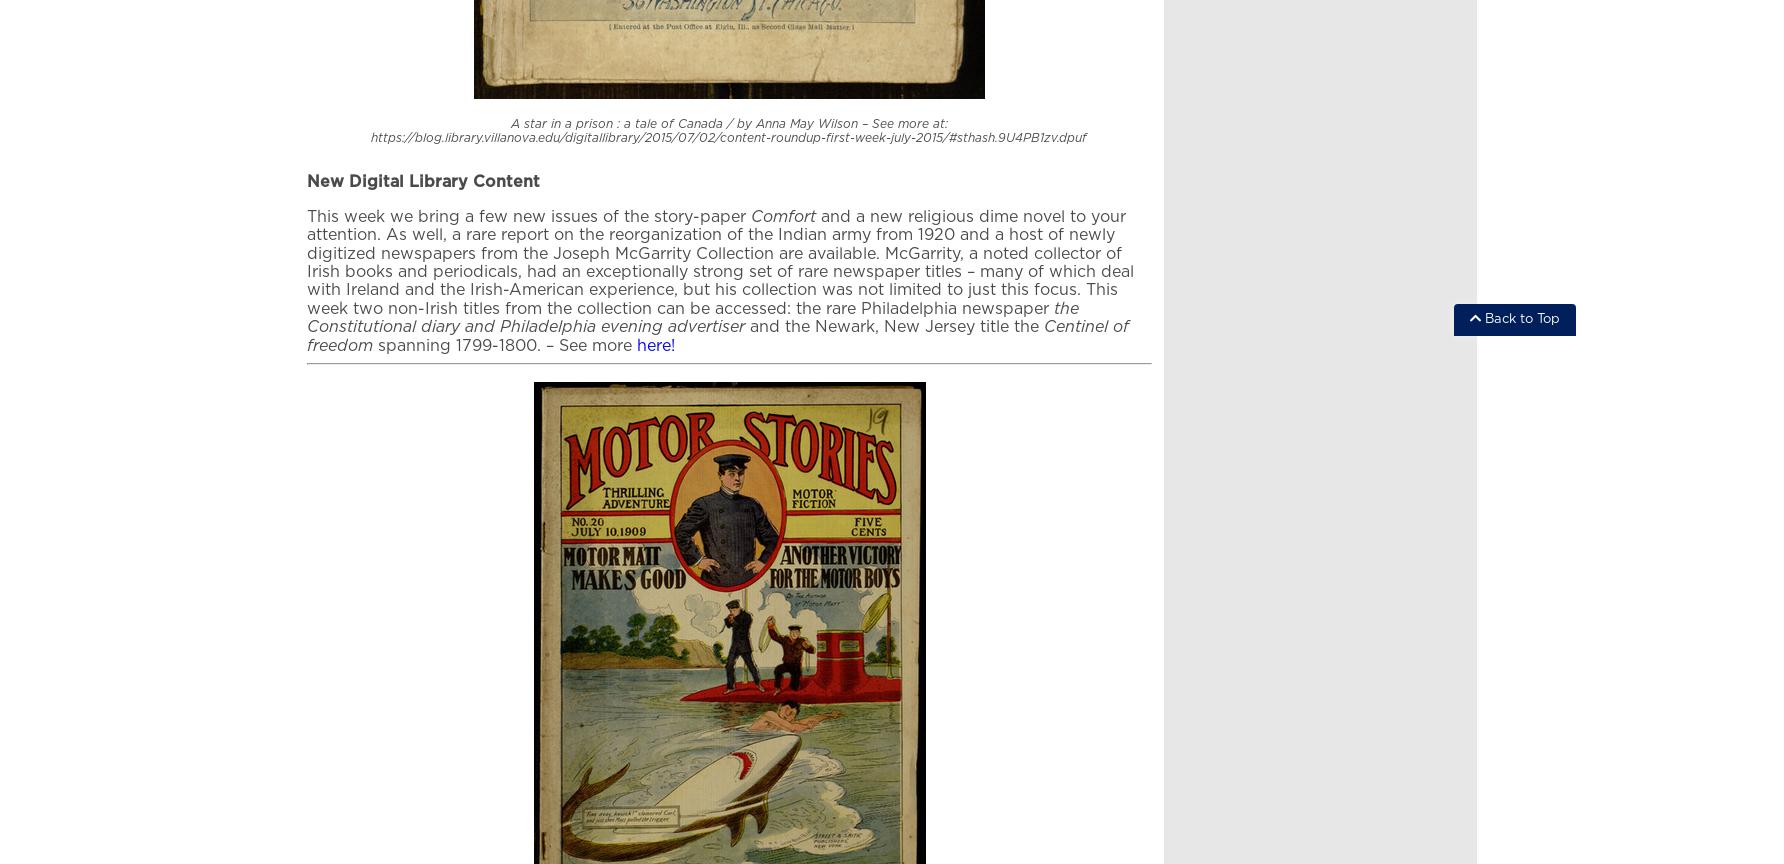 The width and height of the screenshot is (1784, 864). I want to click on 'spanning 1799-1800. – See more', so click(505, 343).